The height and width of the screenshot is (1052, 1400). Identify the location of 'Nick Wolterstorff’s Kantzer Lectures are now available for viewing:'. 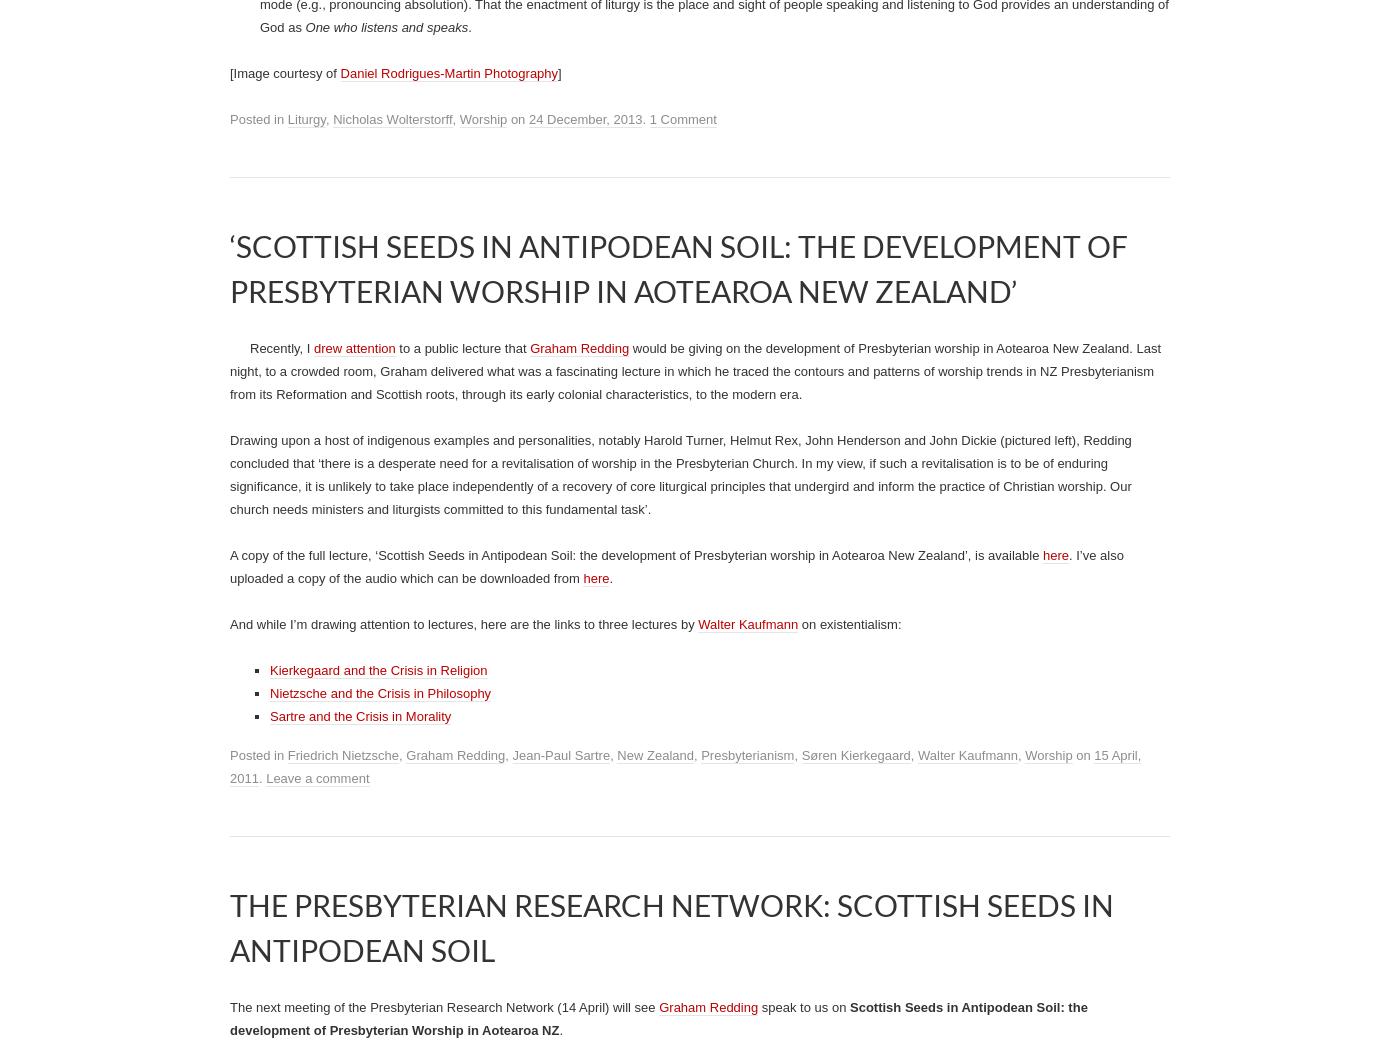
(420, 80).